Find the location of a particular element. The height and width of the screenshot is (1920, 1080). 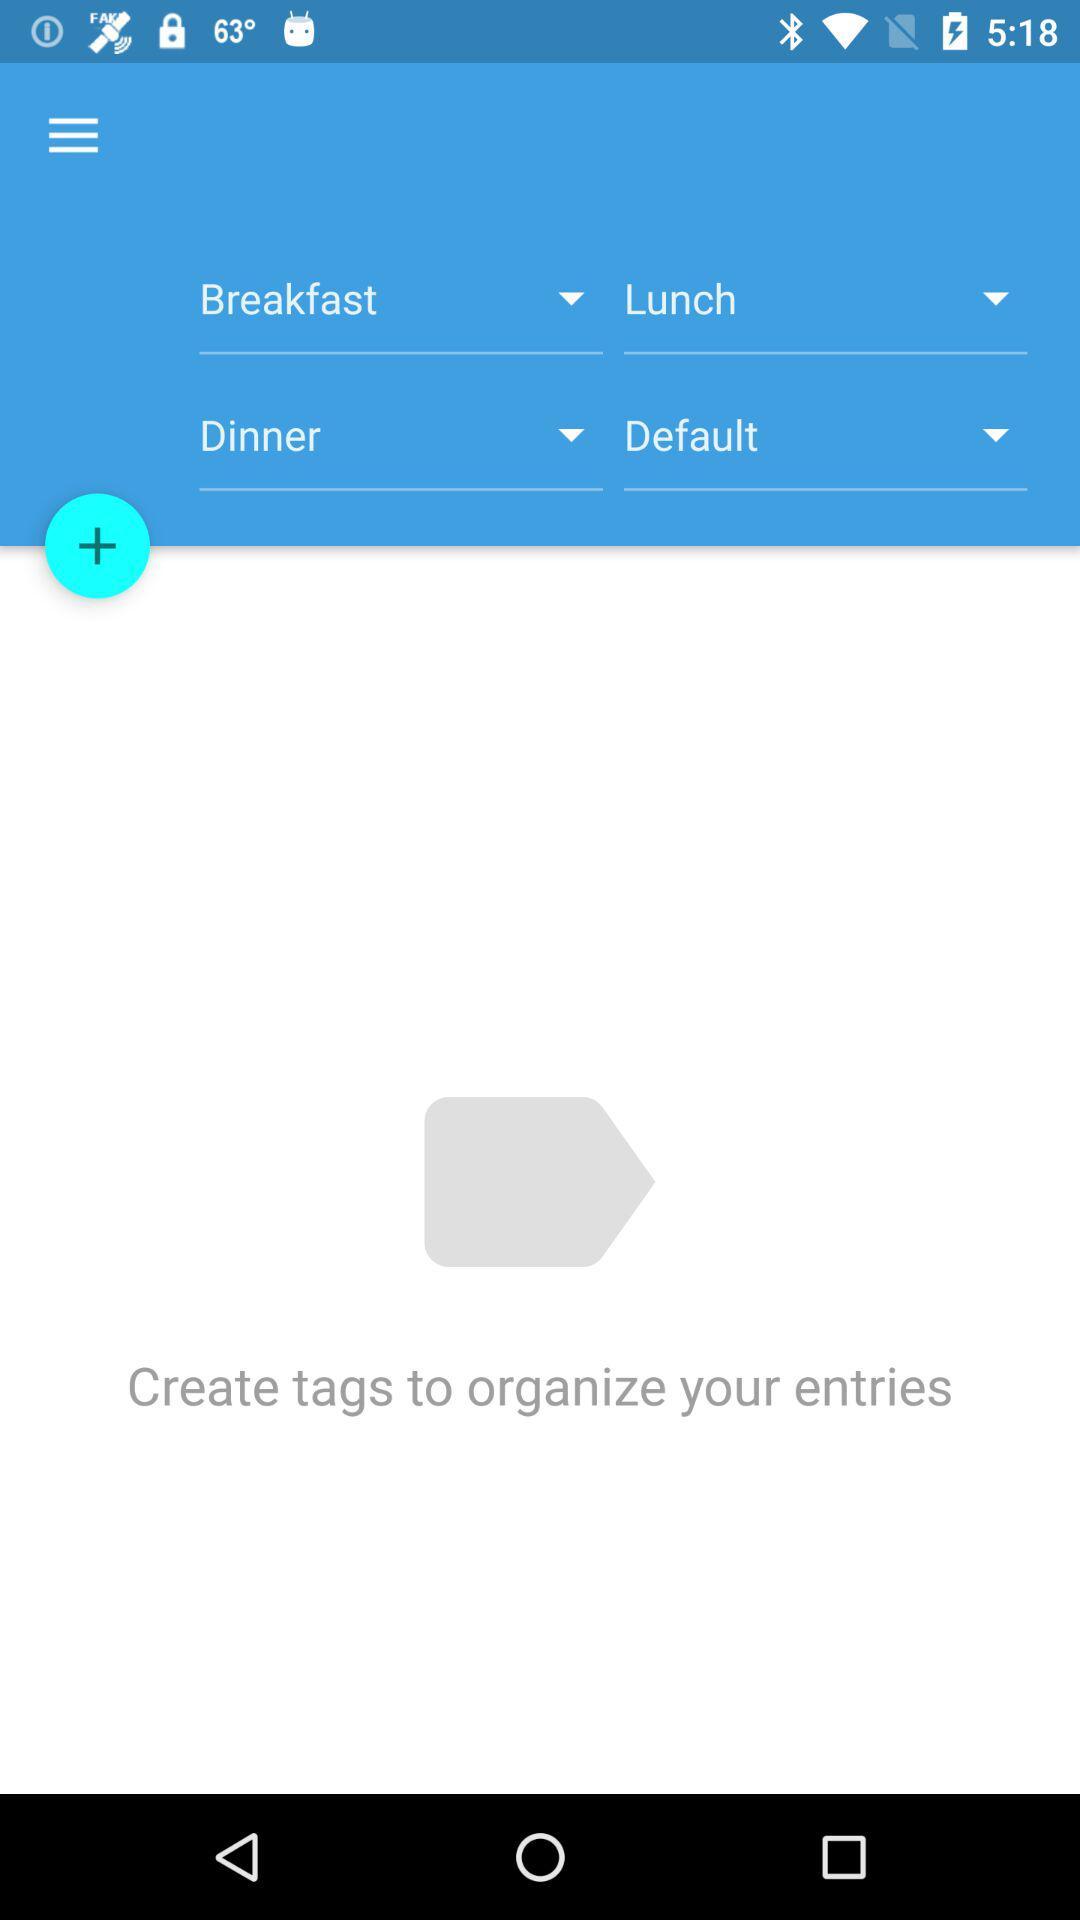

item above dinner is located at coordinates (401, 308).